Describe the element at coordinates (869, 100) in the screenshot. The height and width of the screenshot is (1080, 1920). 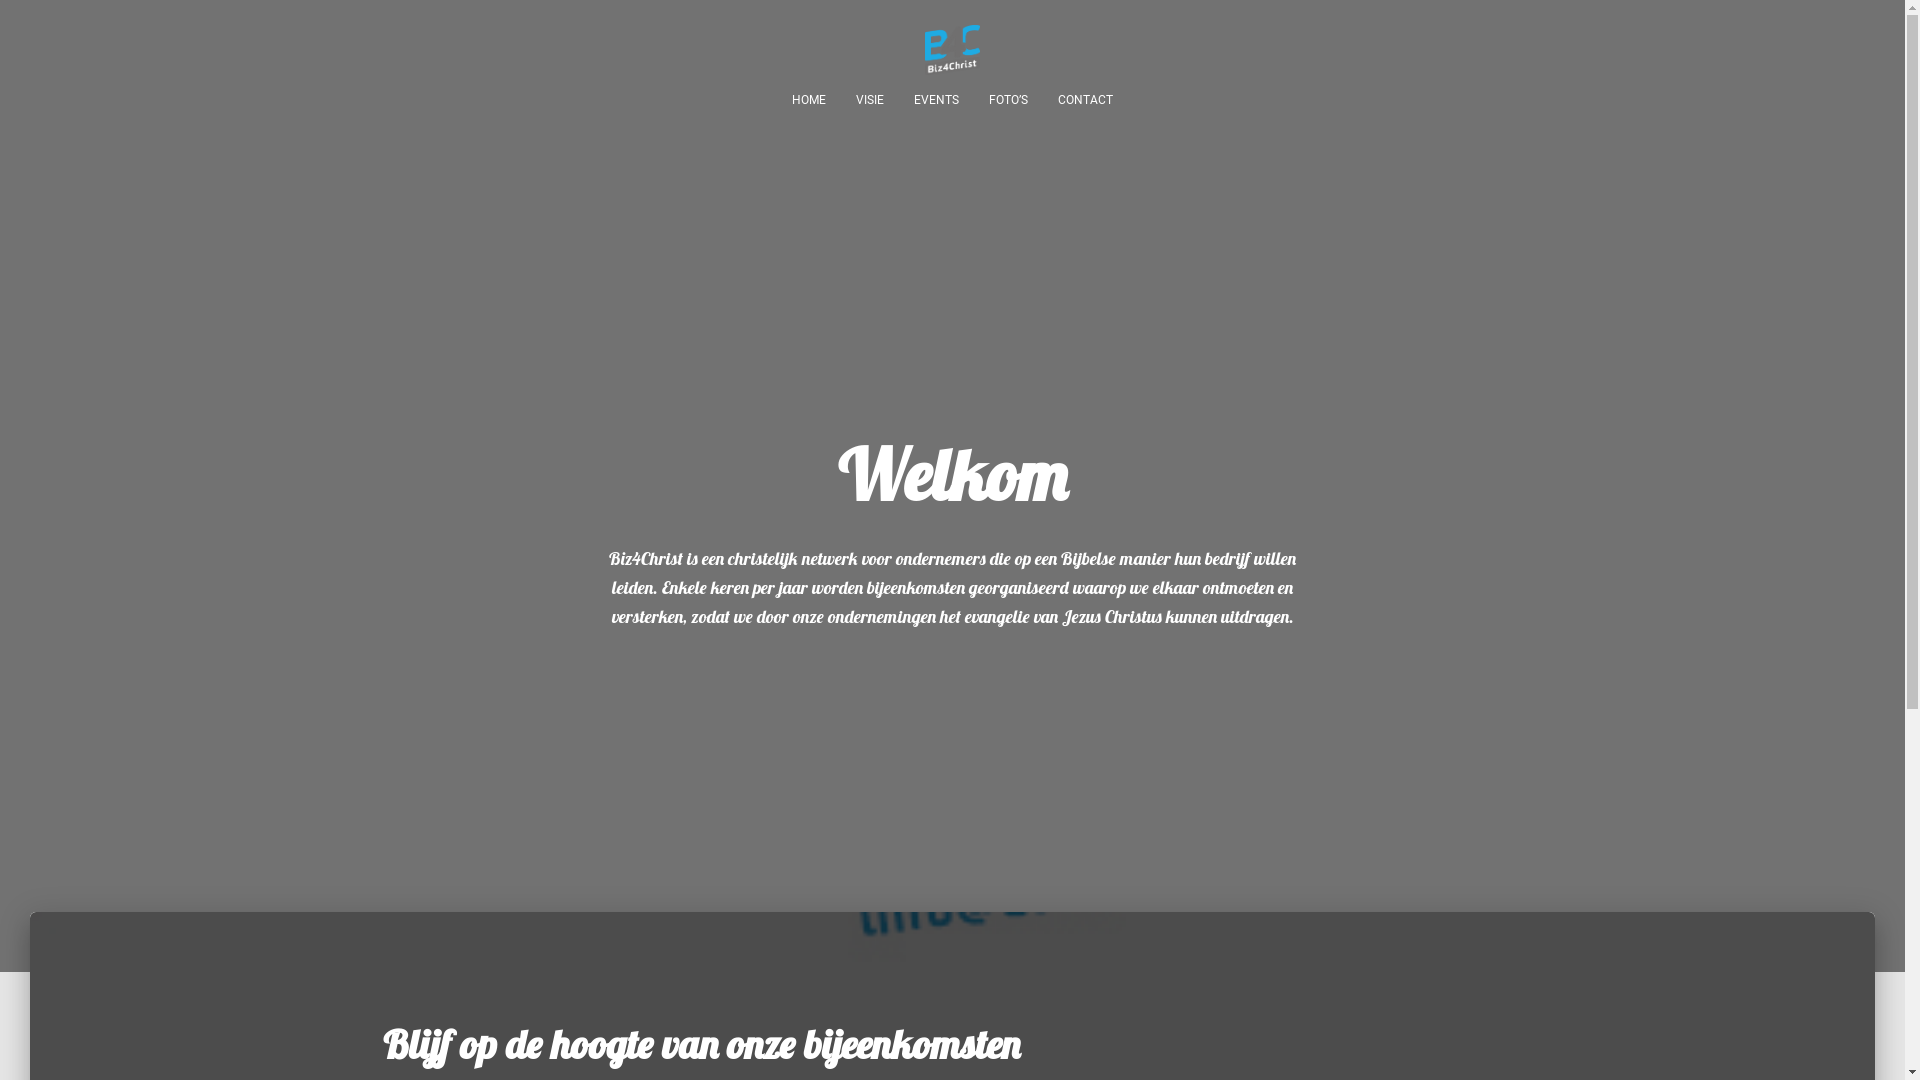
I see `'VISIE'` at that location.